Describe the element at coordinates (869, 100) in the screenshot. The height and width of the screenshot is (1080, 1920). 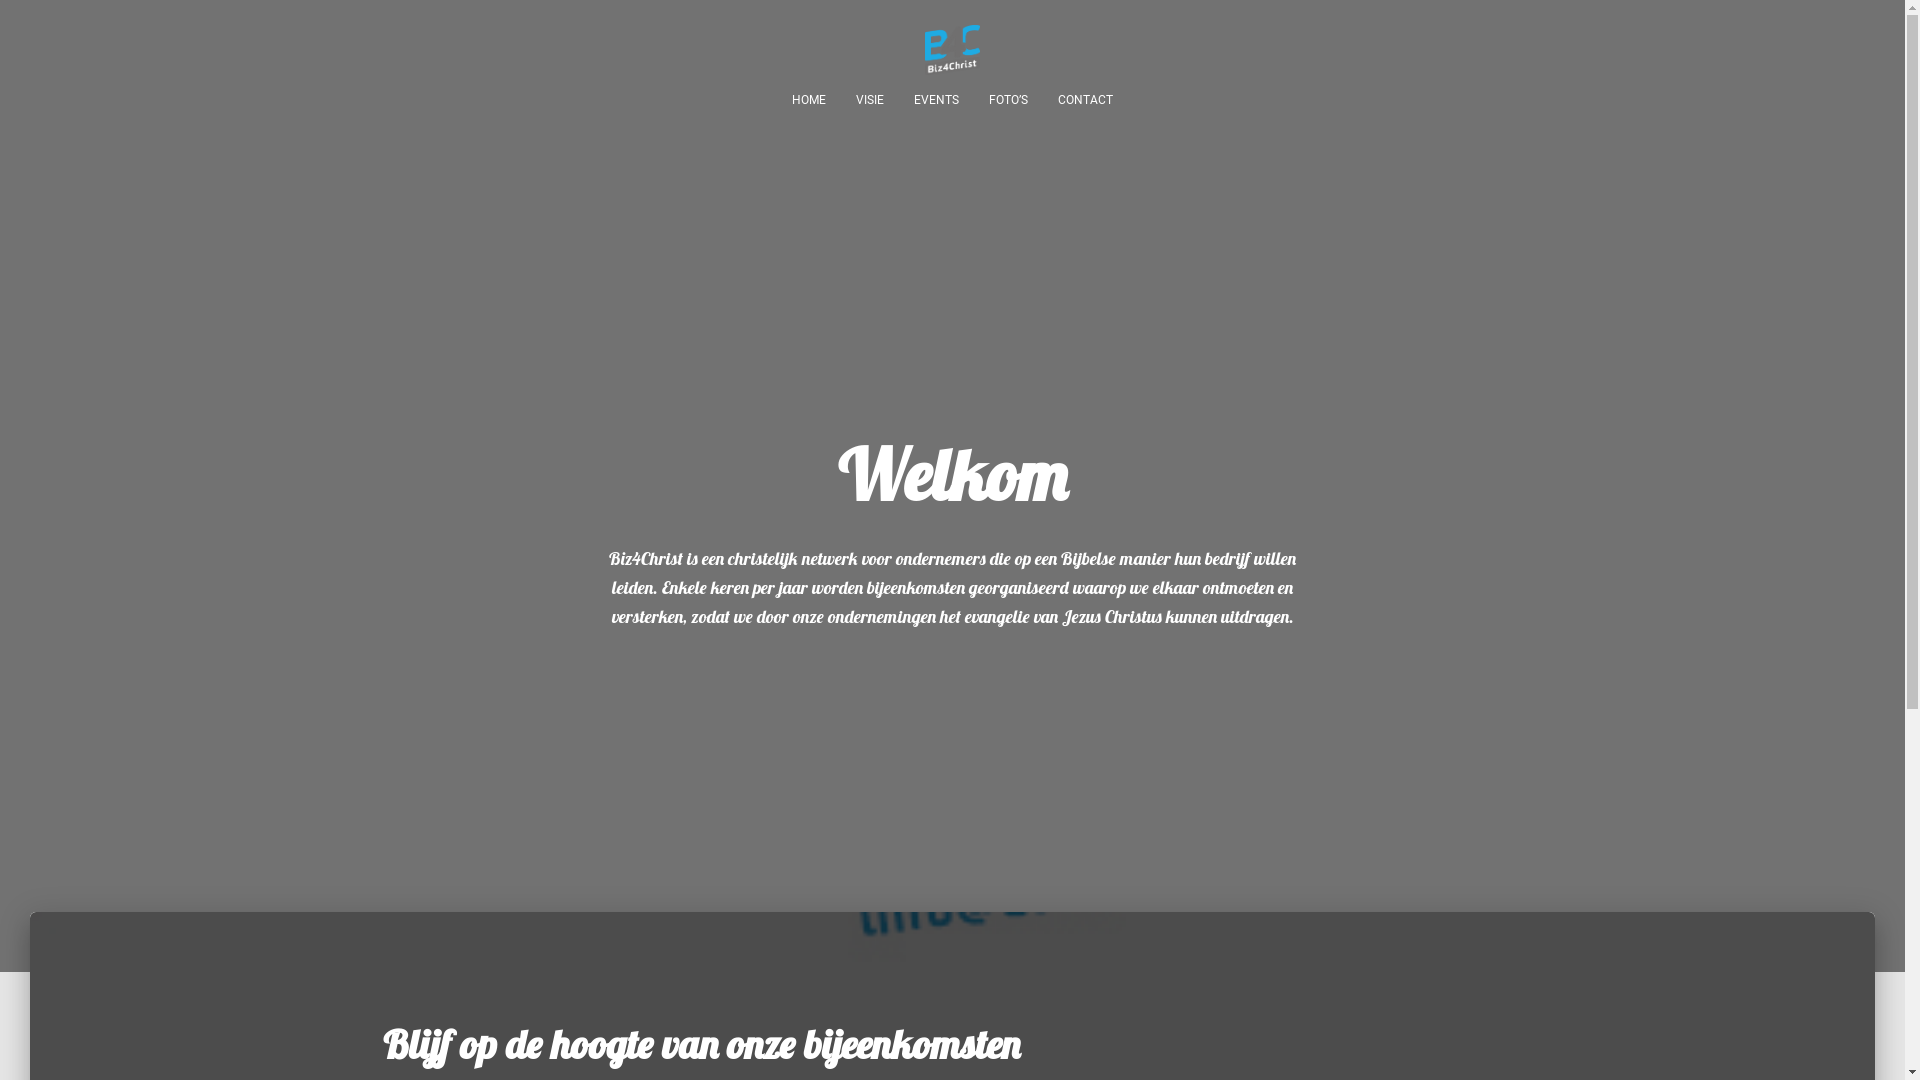
I see `'VISIE'` at that location.